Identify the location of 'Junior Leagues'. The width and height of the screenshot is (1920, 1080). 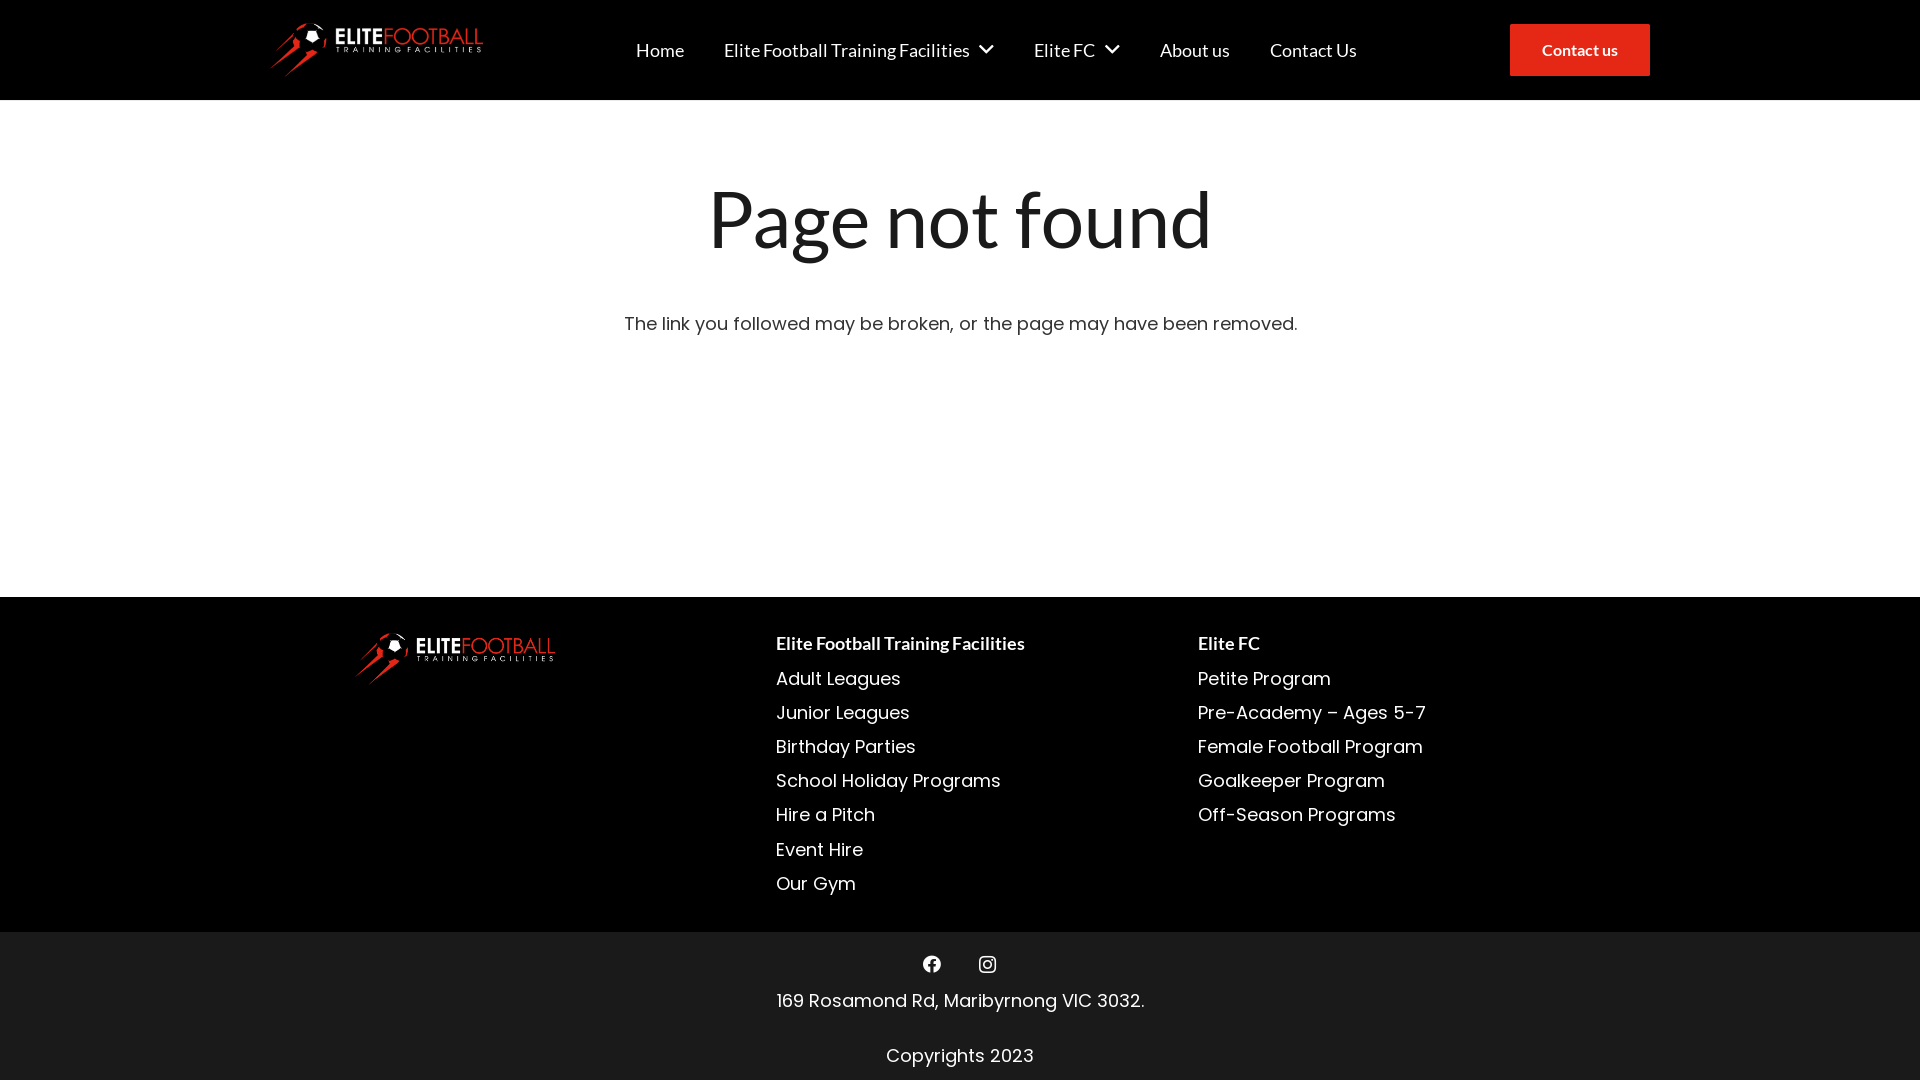
(775, 711).